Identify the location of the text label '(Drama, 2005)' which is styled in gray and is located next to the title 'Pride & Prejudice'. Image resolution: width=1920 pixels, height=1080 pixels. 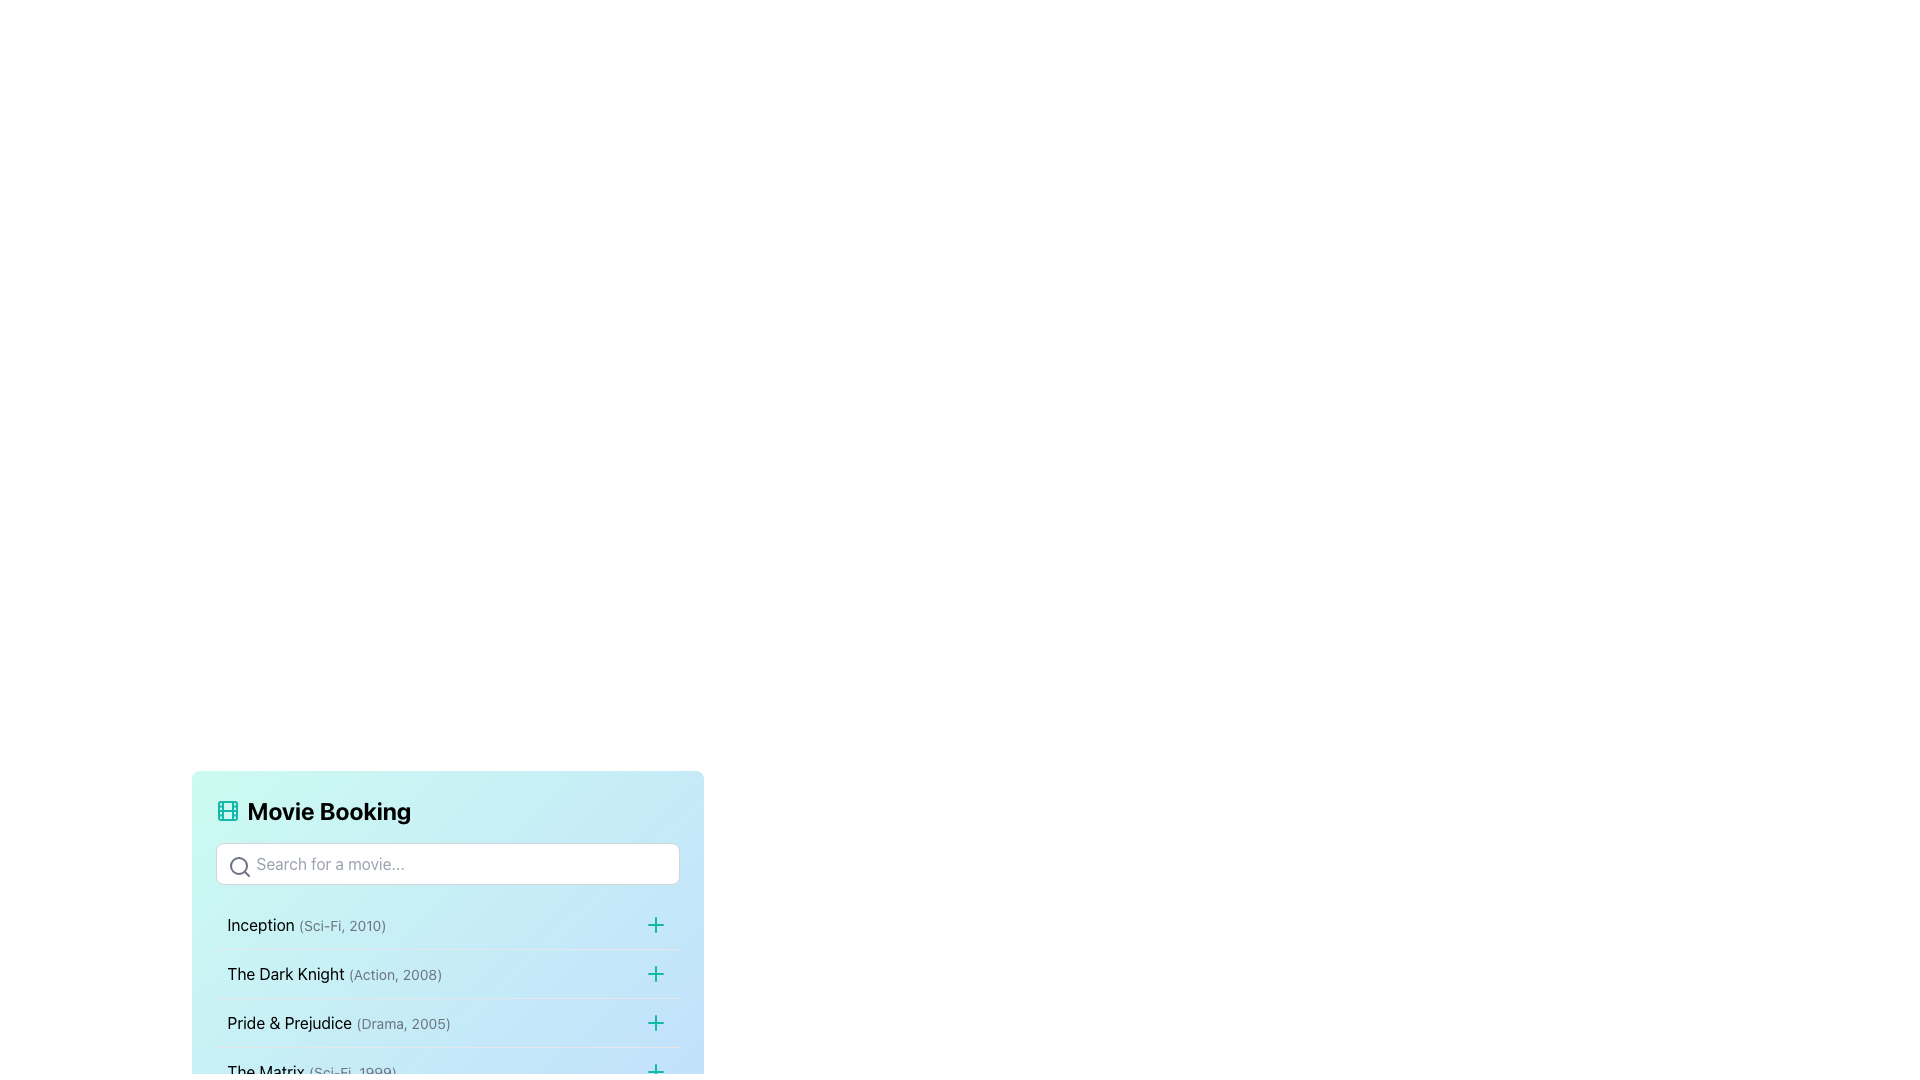
(402, 1023).